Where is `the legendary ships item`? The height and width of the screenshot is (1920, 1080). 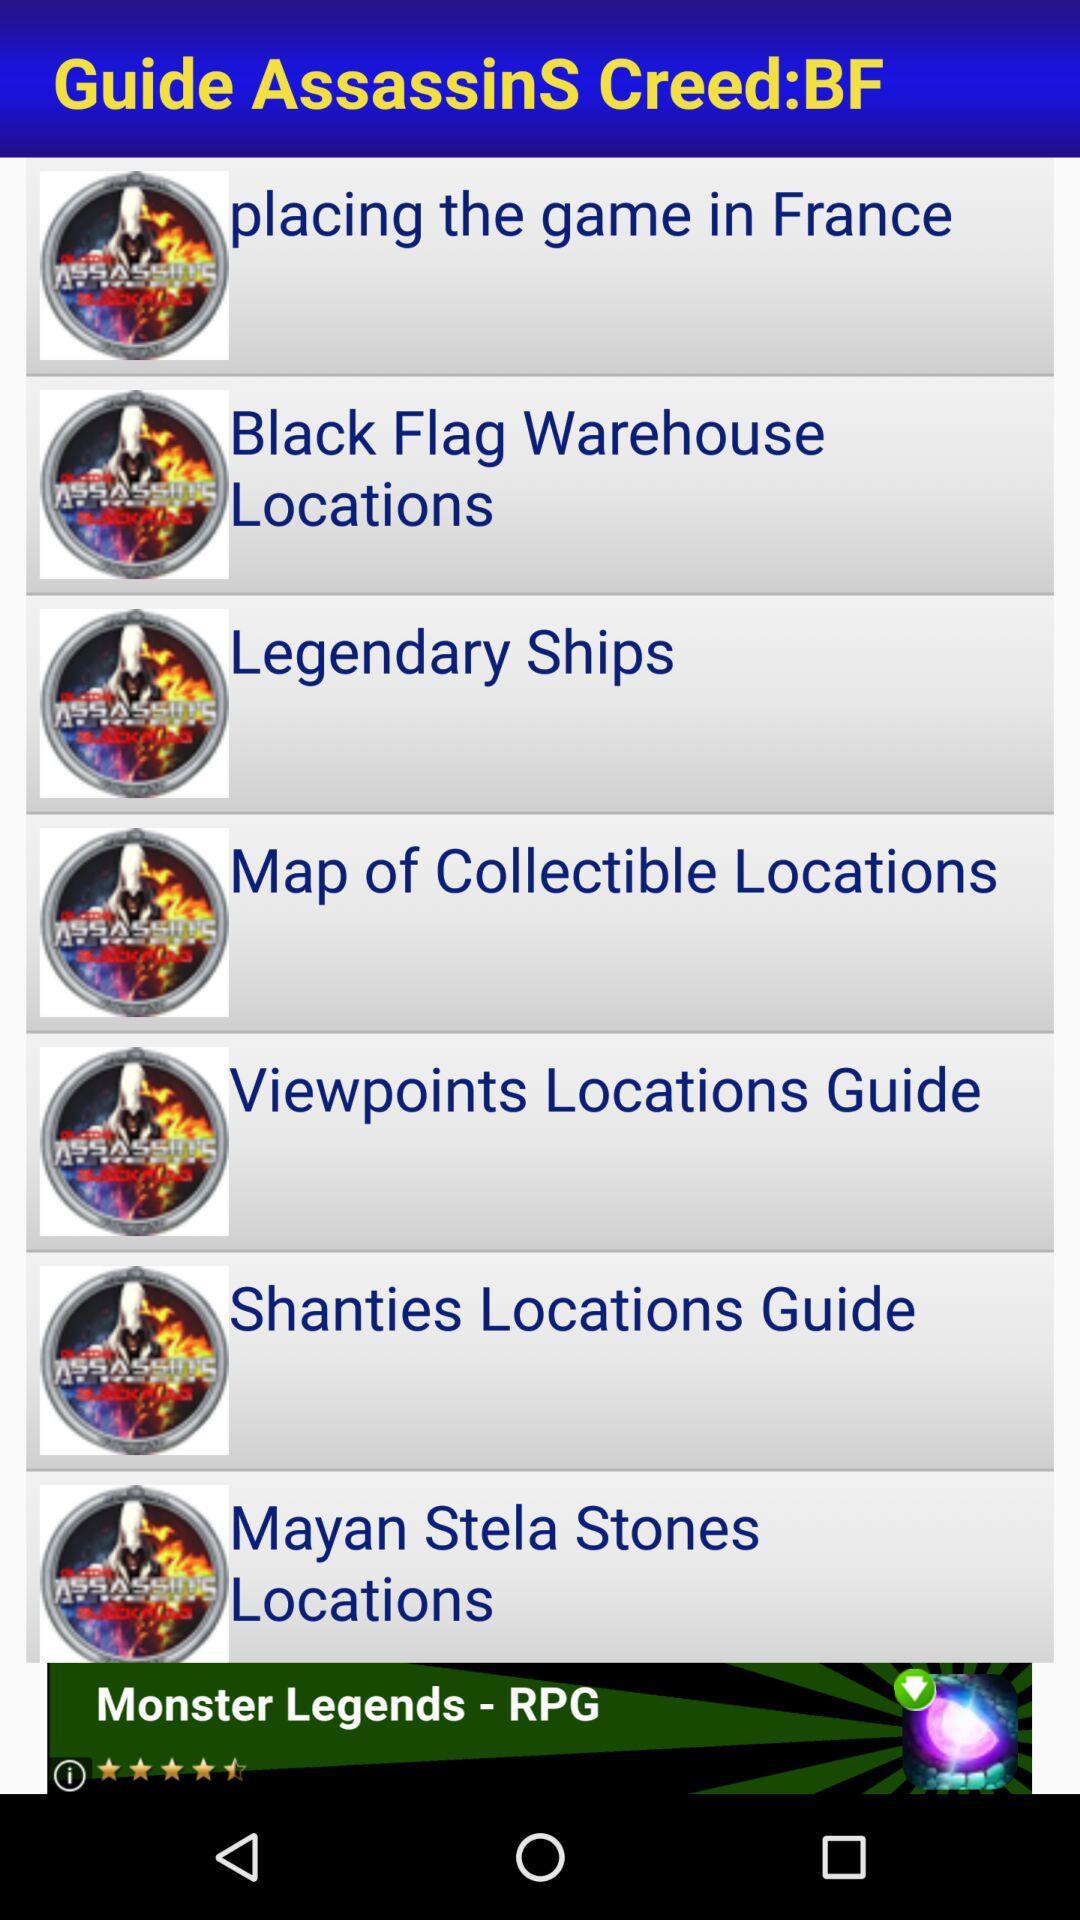
the legendary ships item is located at coordinates (540, 703).